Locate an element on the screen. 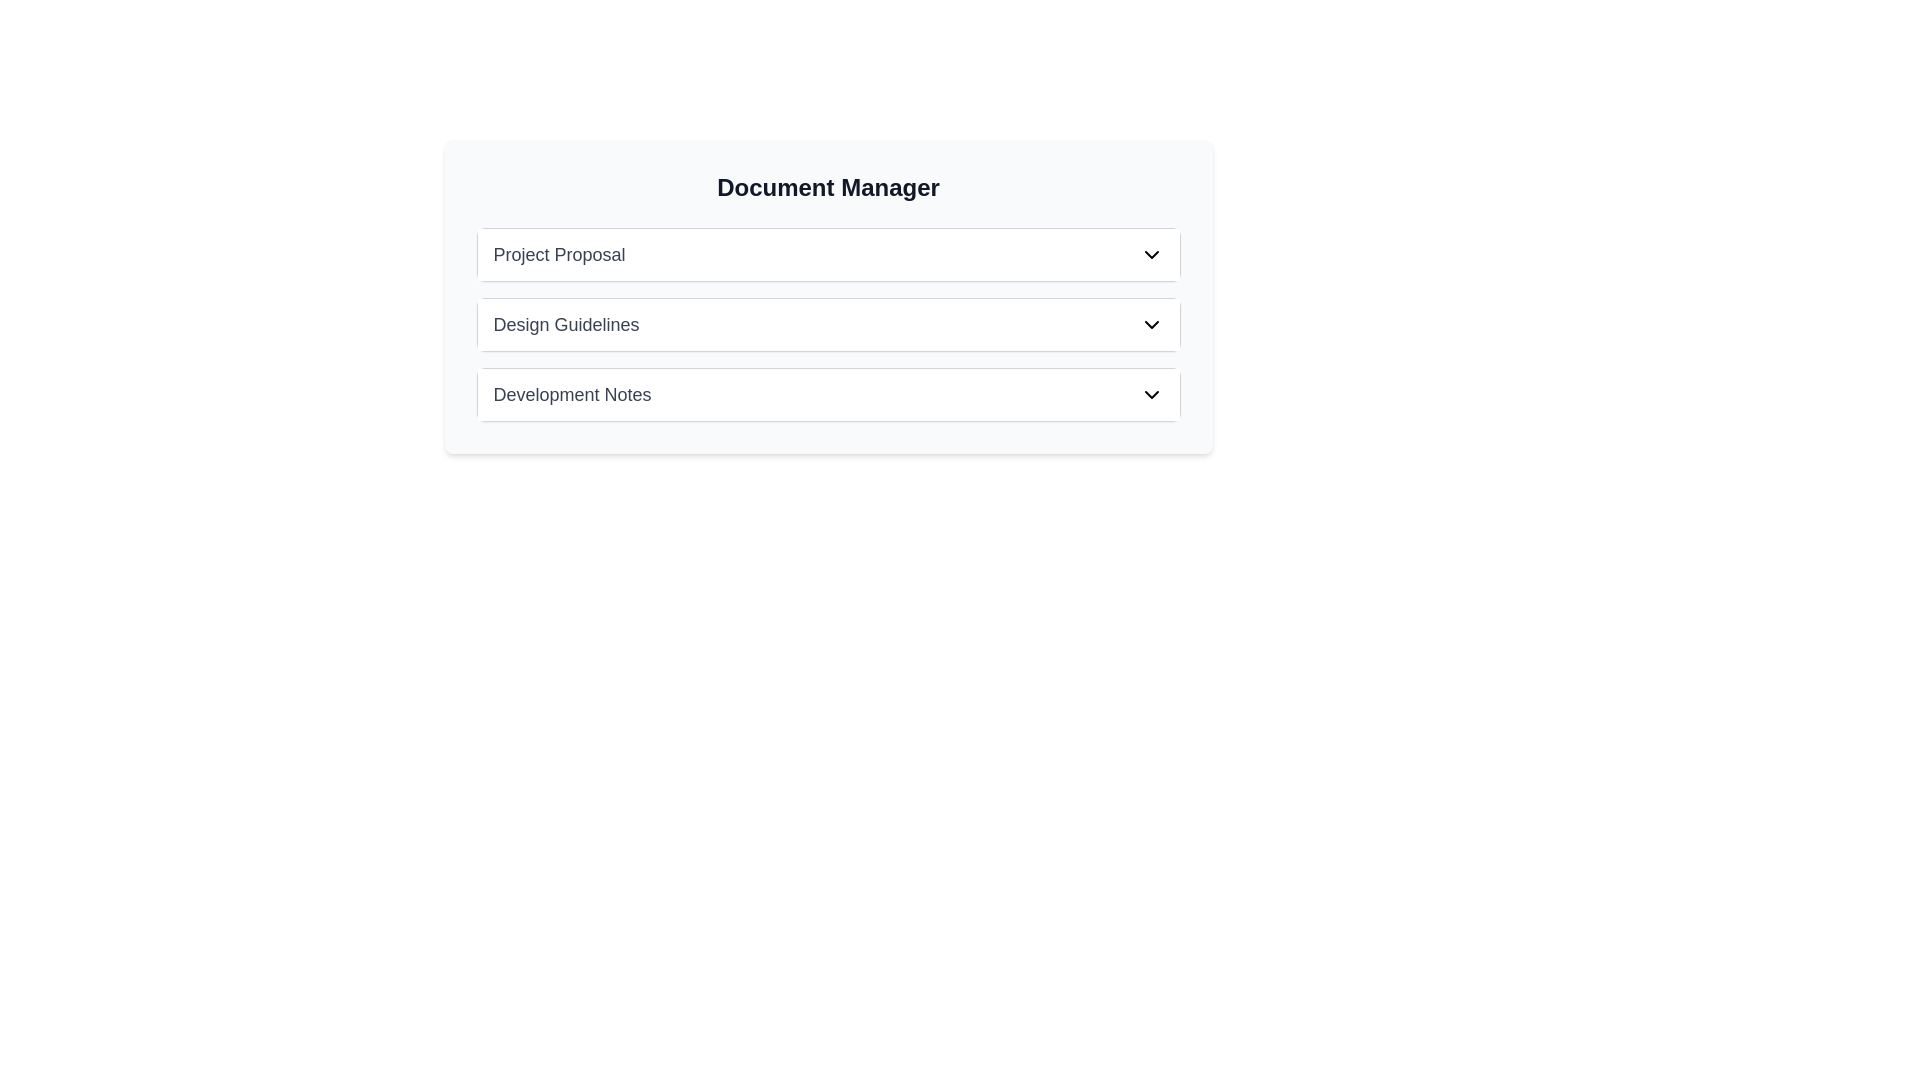  the 'Design Guidelines' expandable list item is located at coordinates (828, 323).